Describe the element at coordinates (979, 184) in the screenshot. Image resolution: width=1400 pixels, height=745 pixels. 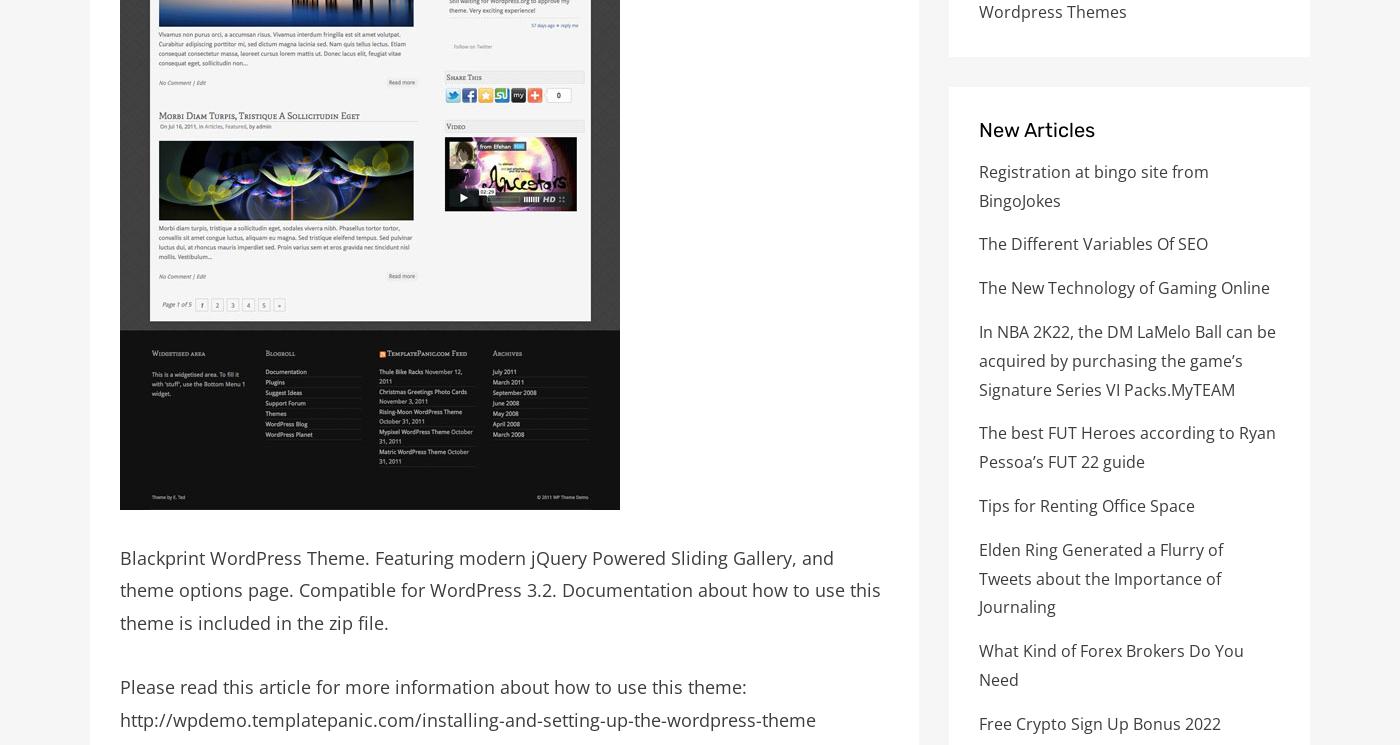
I see `'Registration at bingo site from BingoJokes'` at that location.